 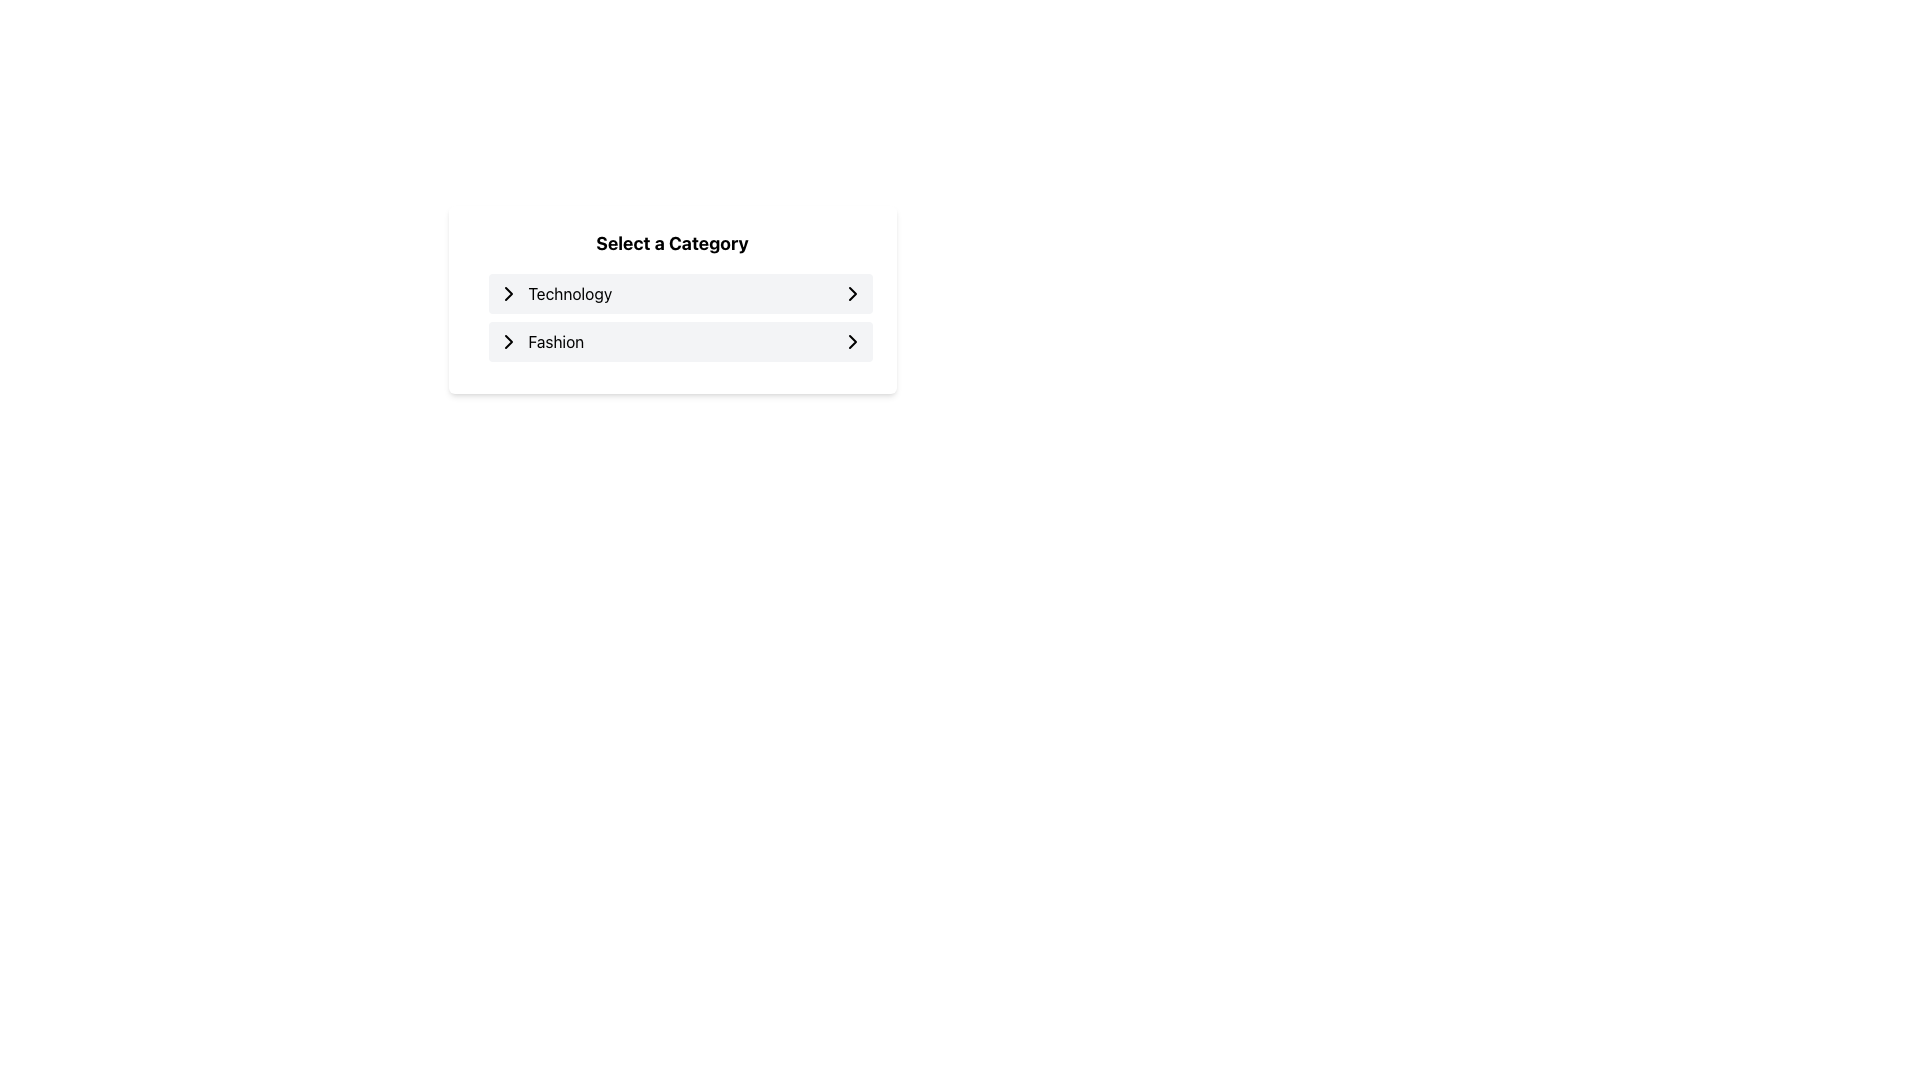 I want to click on the arrow icon indicating navigation into the 'Fashion' category, so click(x=508, y=341).